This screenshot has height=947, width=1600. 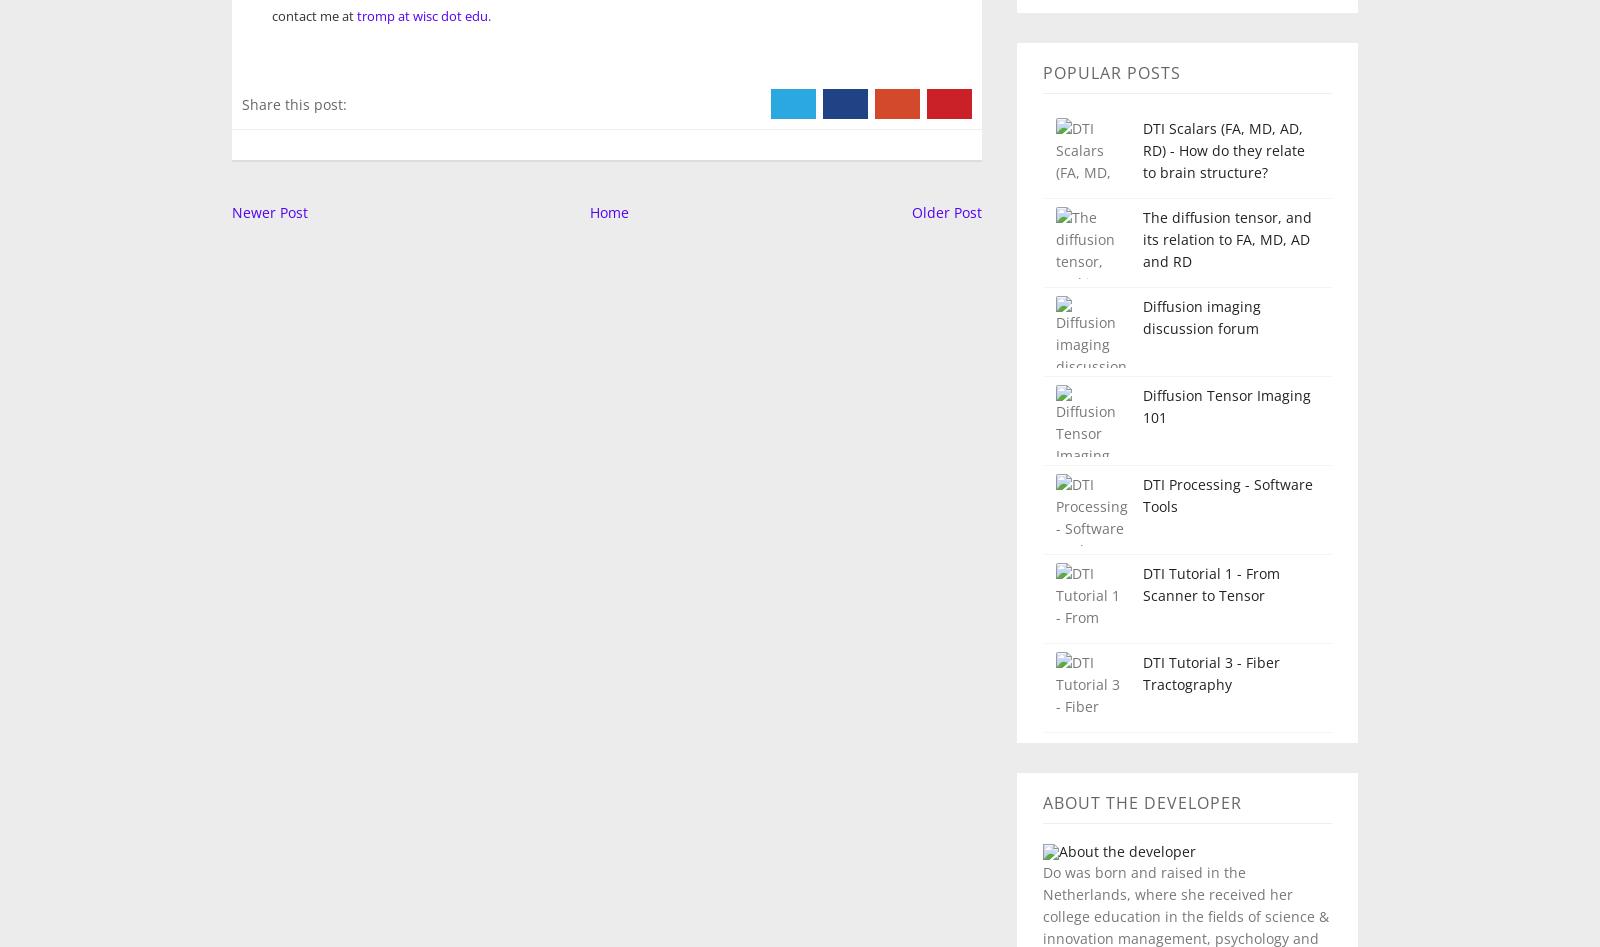 What do you see at coordinates (268, 211) in the screenshot?
I see `'Newer Post'` at bounding box center [268, 211].